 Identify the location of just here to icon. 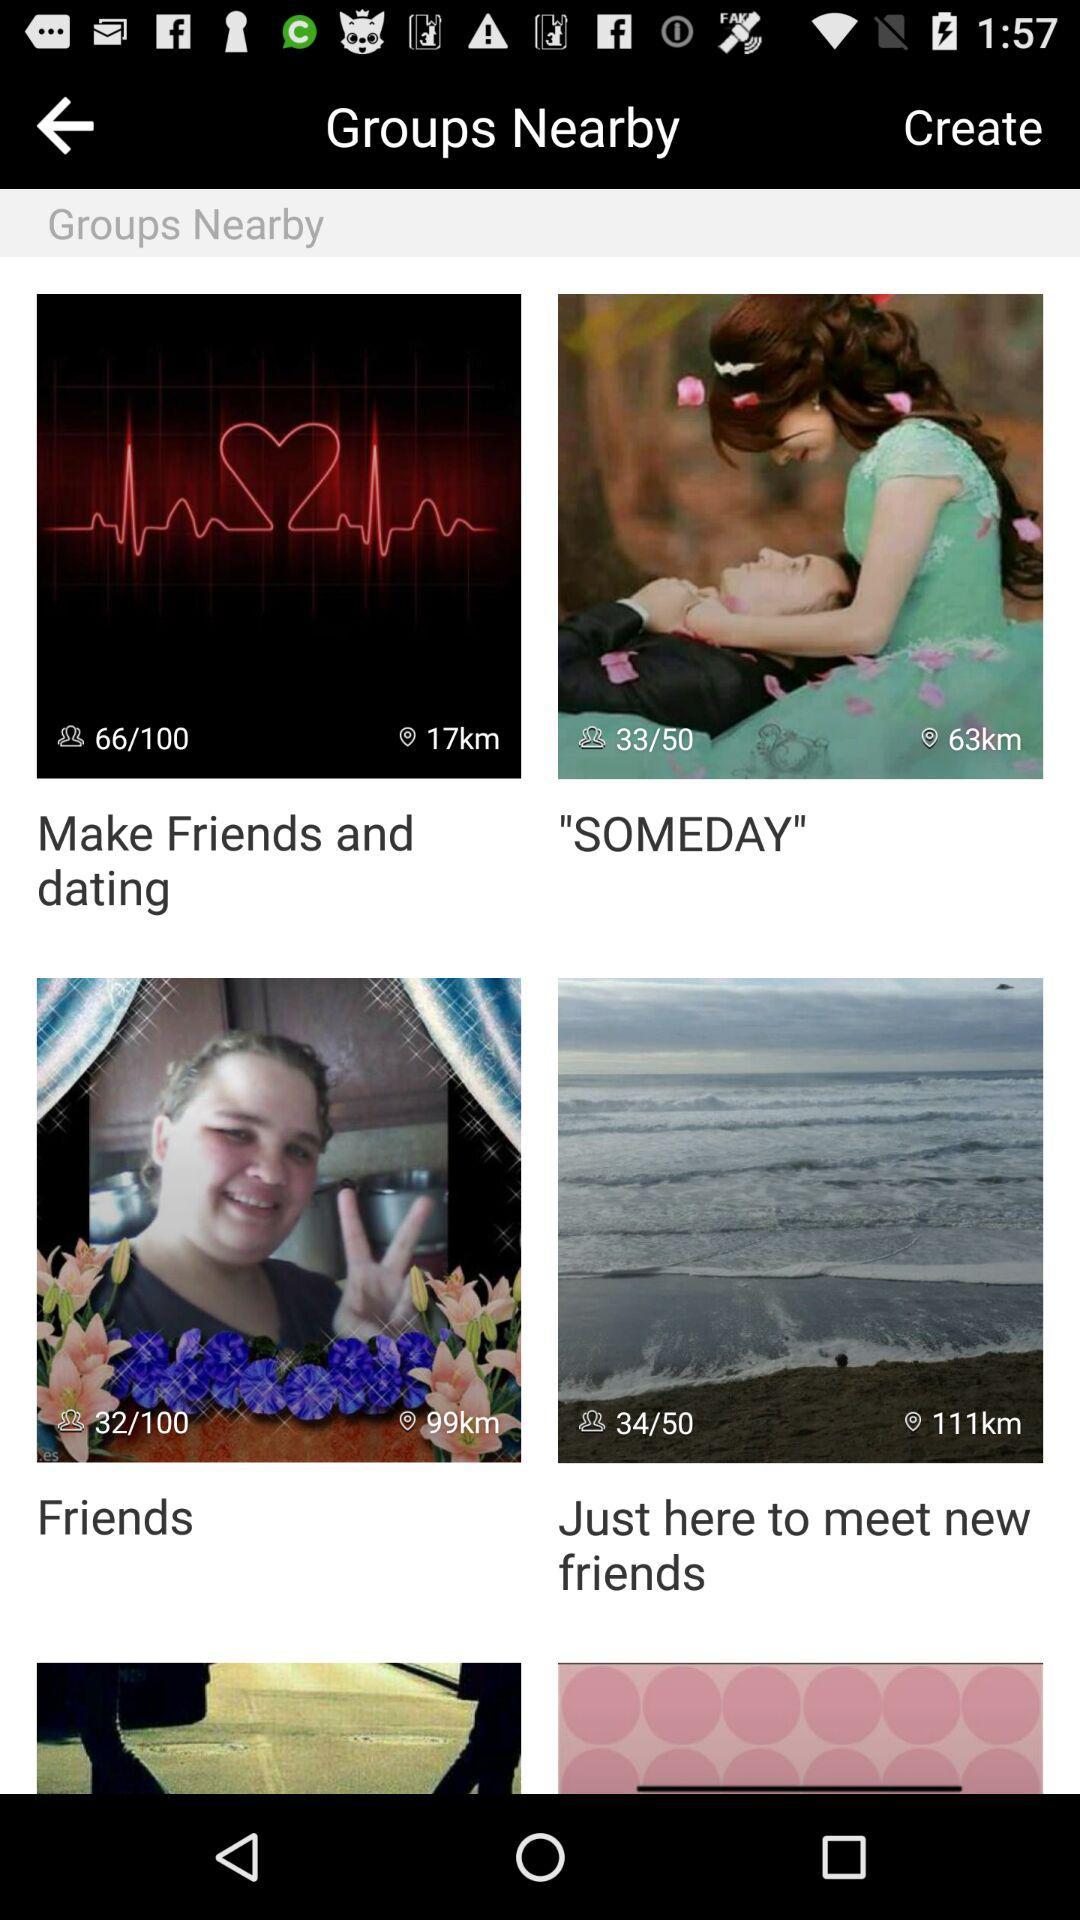
(799, 1543).